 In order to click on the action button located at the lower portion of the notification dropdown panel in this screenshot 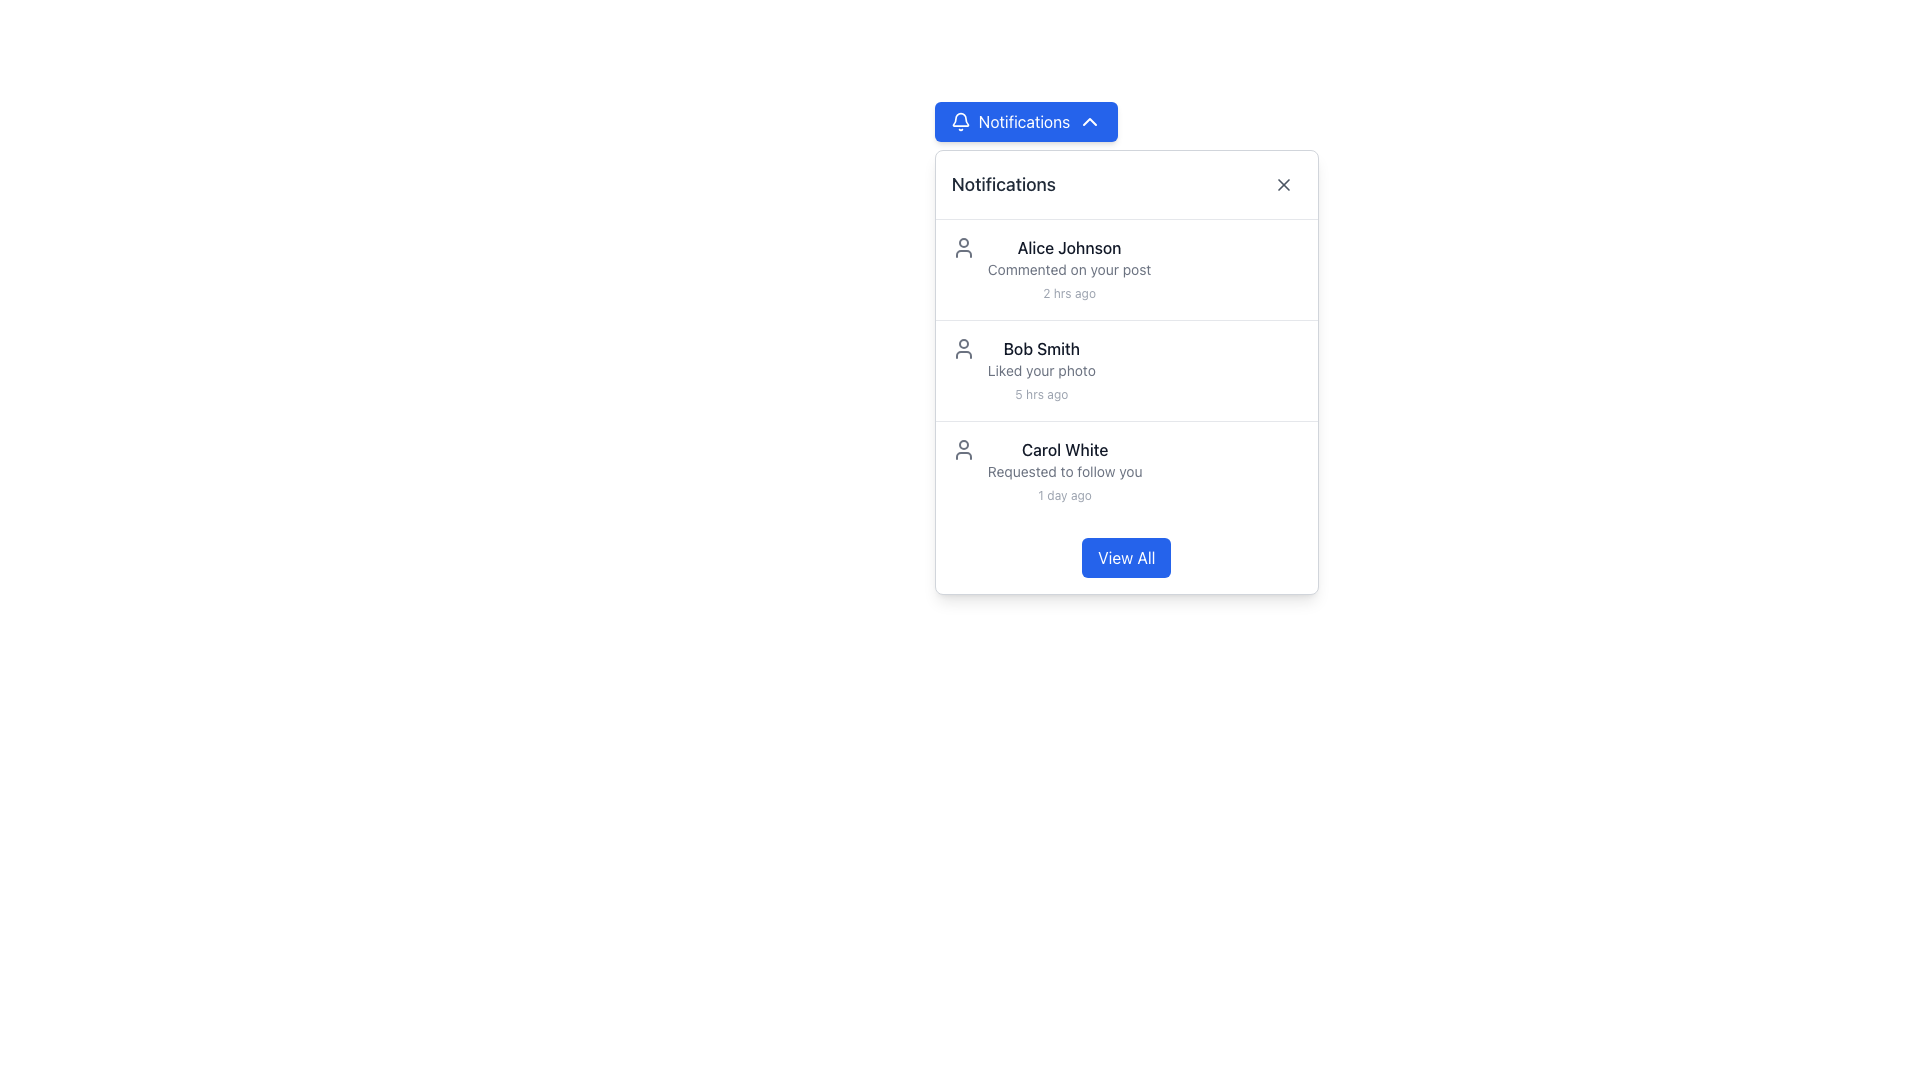, I will do `click(1126, 558)`.